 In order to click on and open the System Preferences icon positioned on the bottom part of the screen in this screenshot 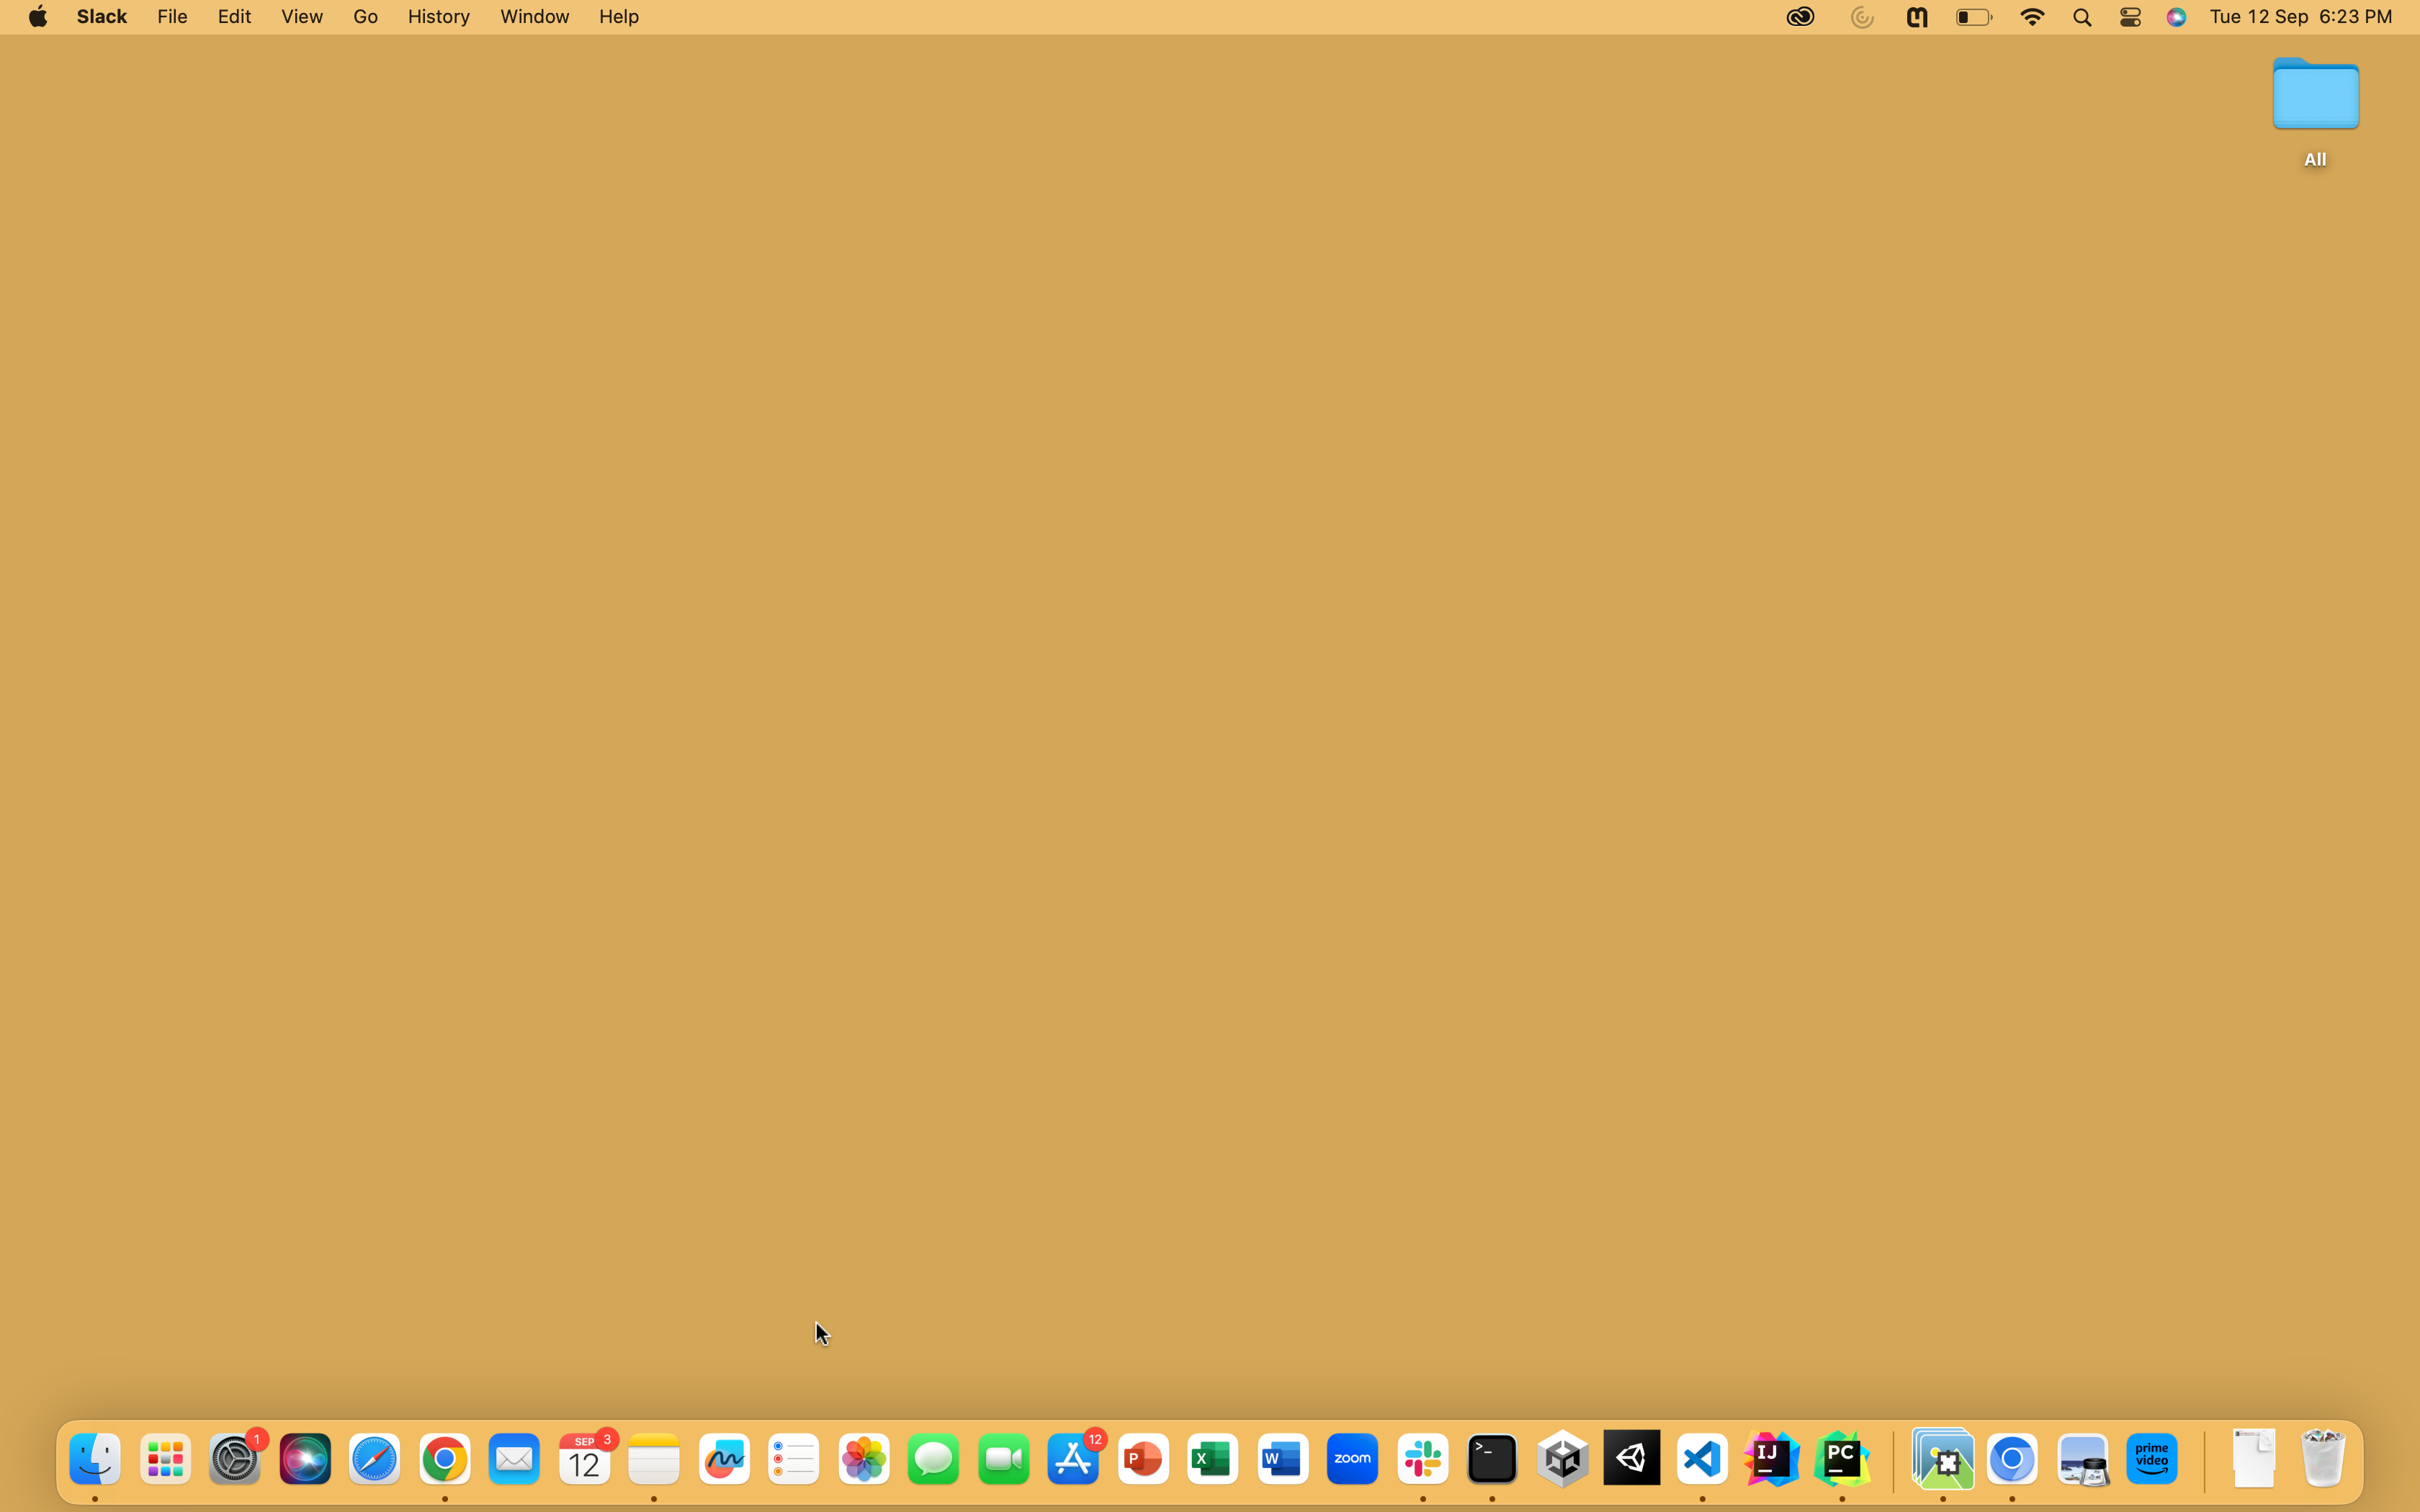, I will do `click(234, 1459)`.